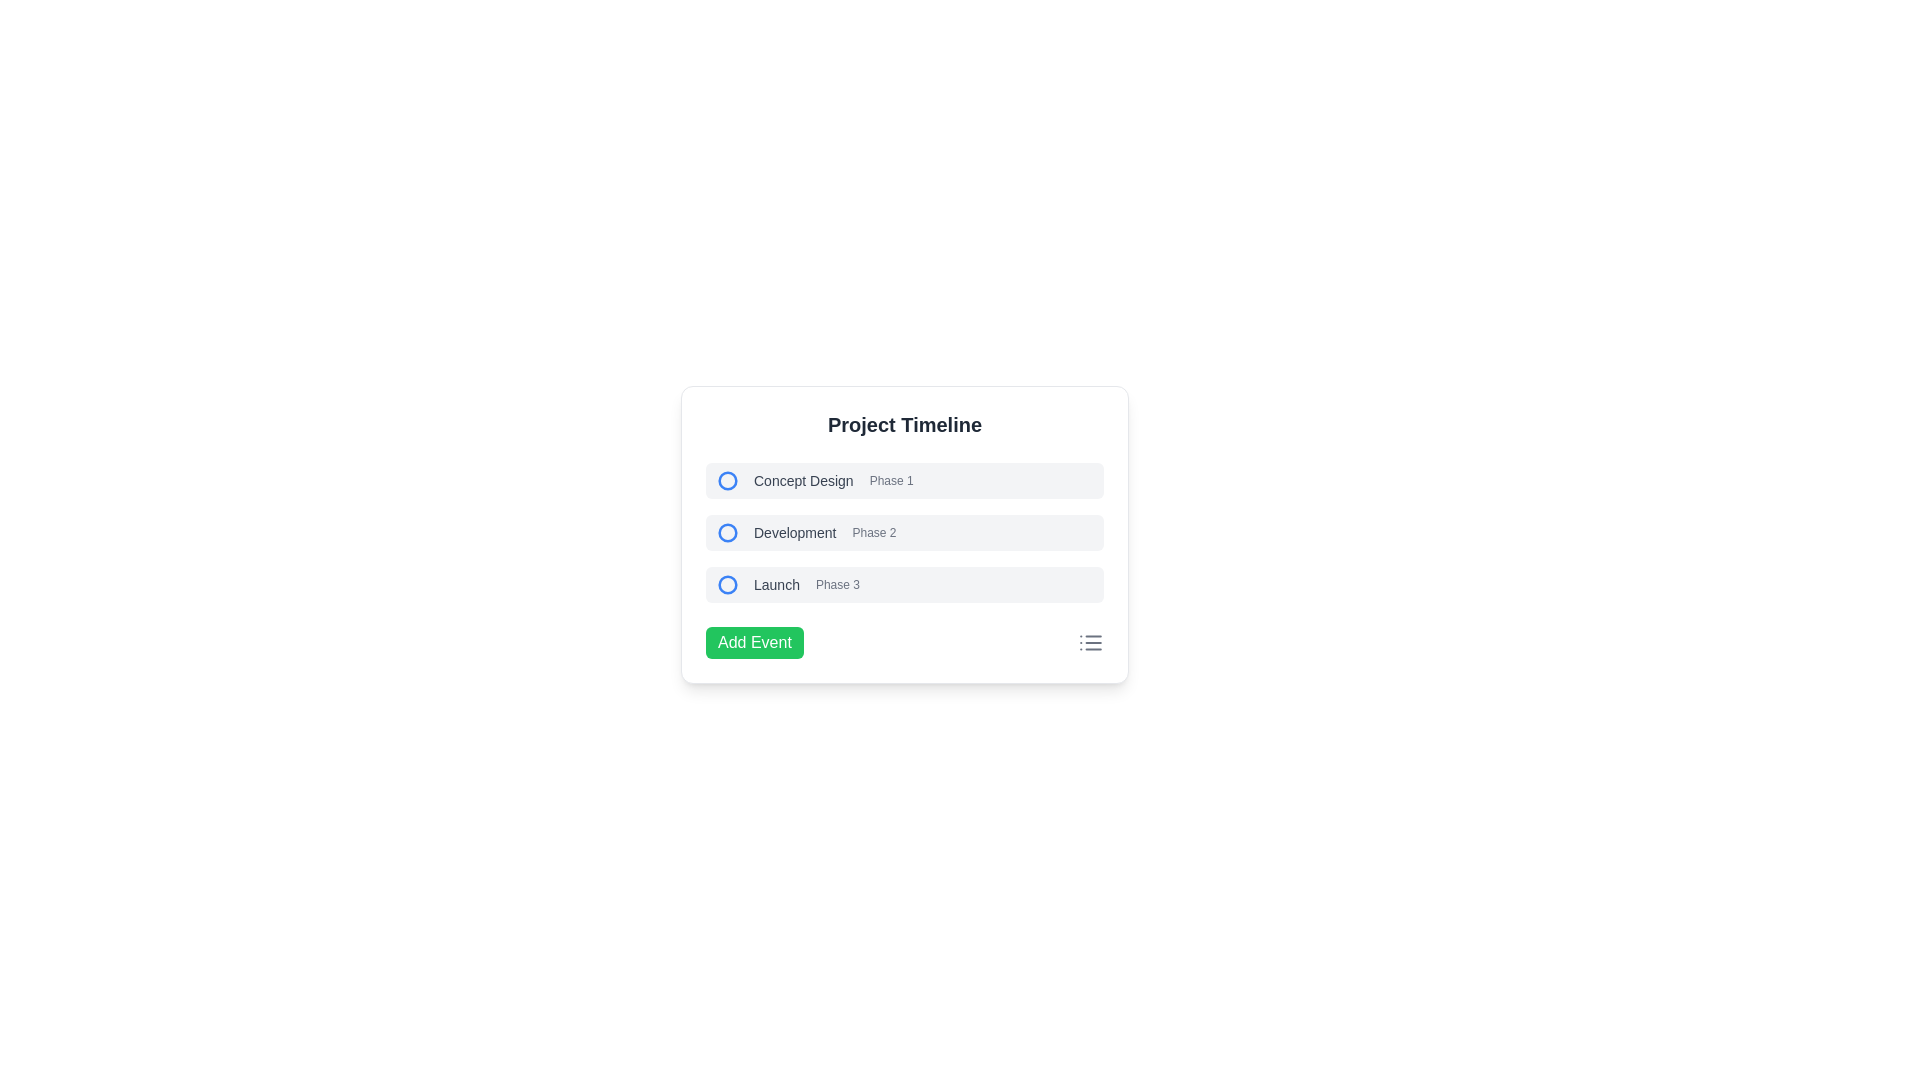  What do you see at coordinates (803, 481) in the screenshot?
I see `the text label that describes the project phase, positioned between a blue circular icon and the text 'Phase 1' in the 'Project Timeline' section` at bounding box center [803, 481].